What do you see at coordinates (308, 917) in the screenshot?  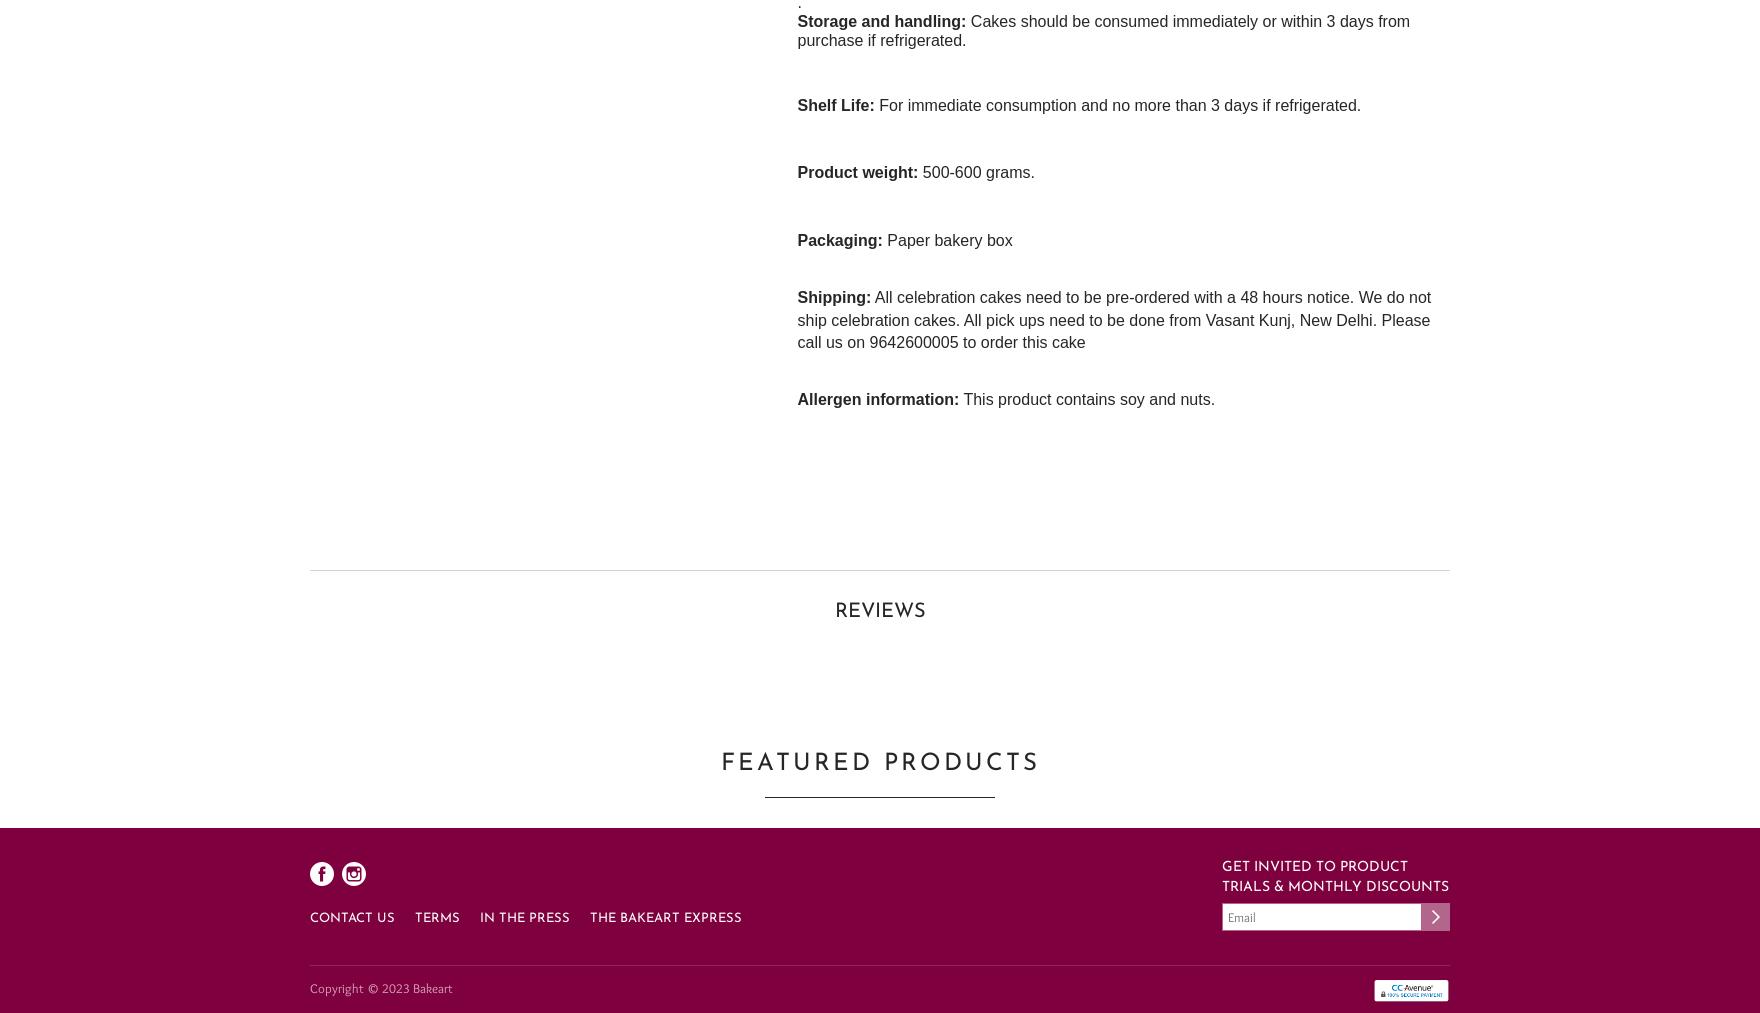 I see `'Contact Us'` at bounding box center [308, 917].